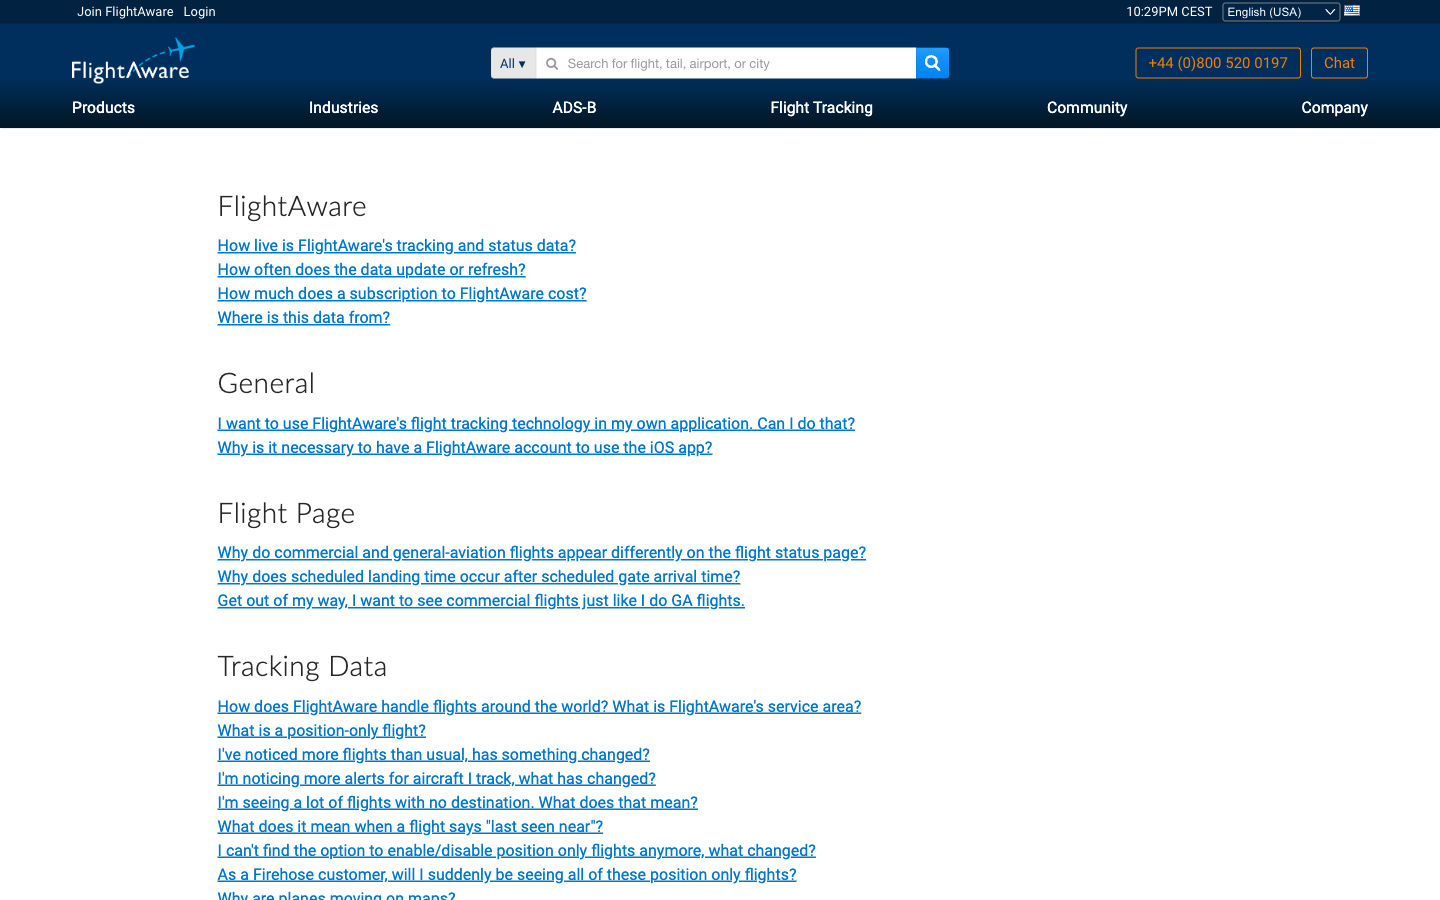 The height and width of the screenshot is (900, 1440). Describe the element at coordinates (321, 729) in the screenshot. I see `Search for data on position-only flight` at that location.